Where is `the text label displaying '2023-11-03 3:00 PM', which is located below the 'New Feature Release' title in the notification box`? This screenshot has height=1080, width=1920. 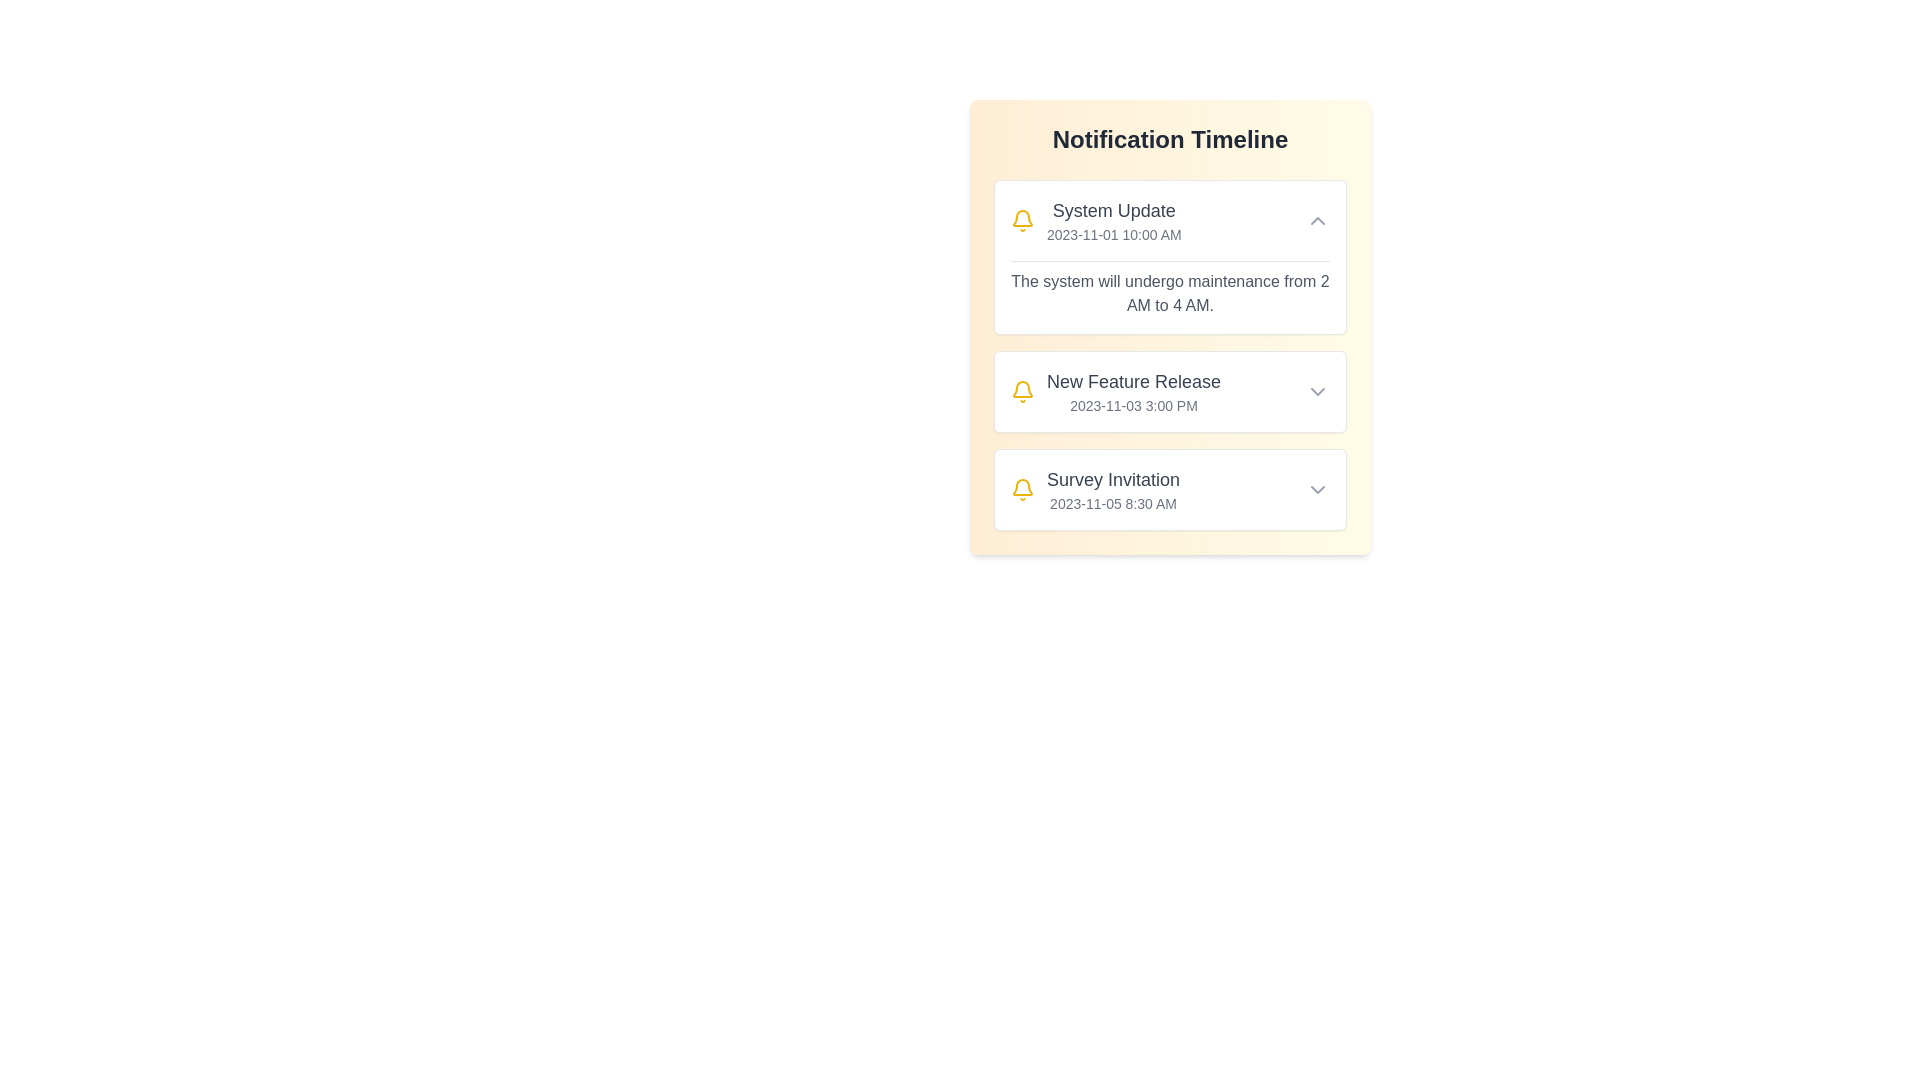 the text label displaying '2023-11-03 3:00 PM', which is located below the 'New Feature Release' title in the notification box is located at coordinates (1134, 405).